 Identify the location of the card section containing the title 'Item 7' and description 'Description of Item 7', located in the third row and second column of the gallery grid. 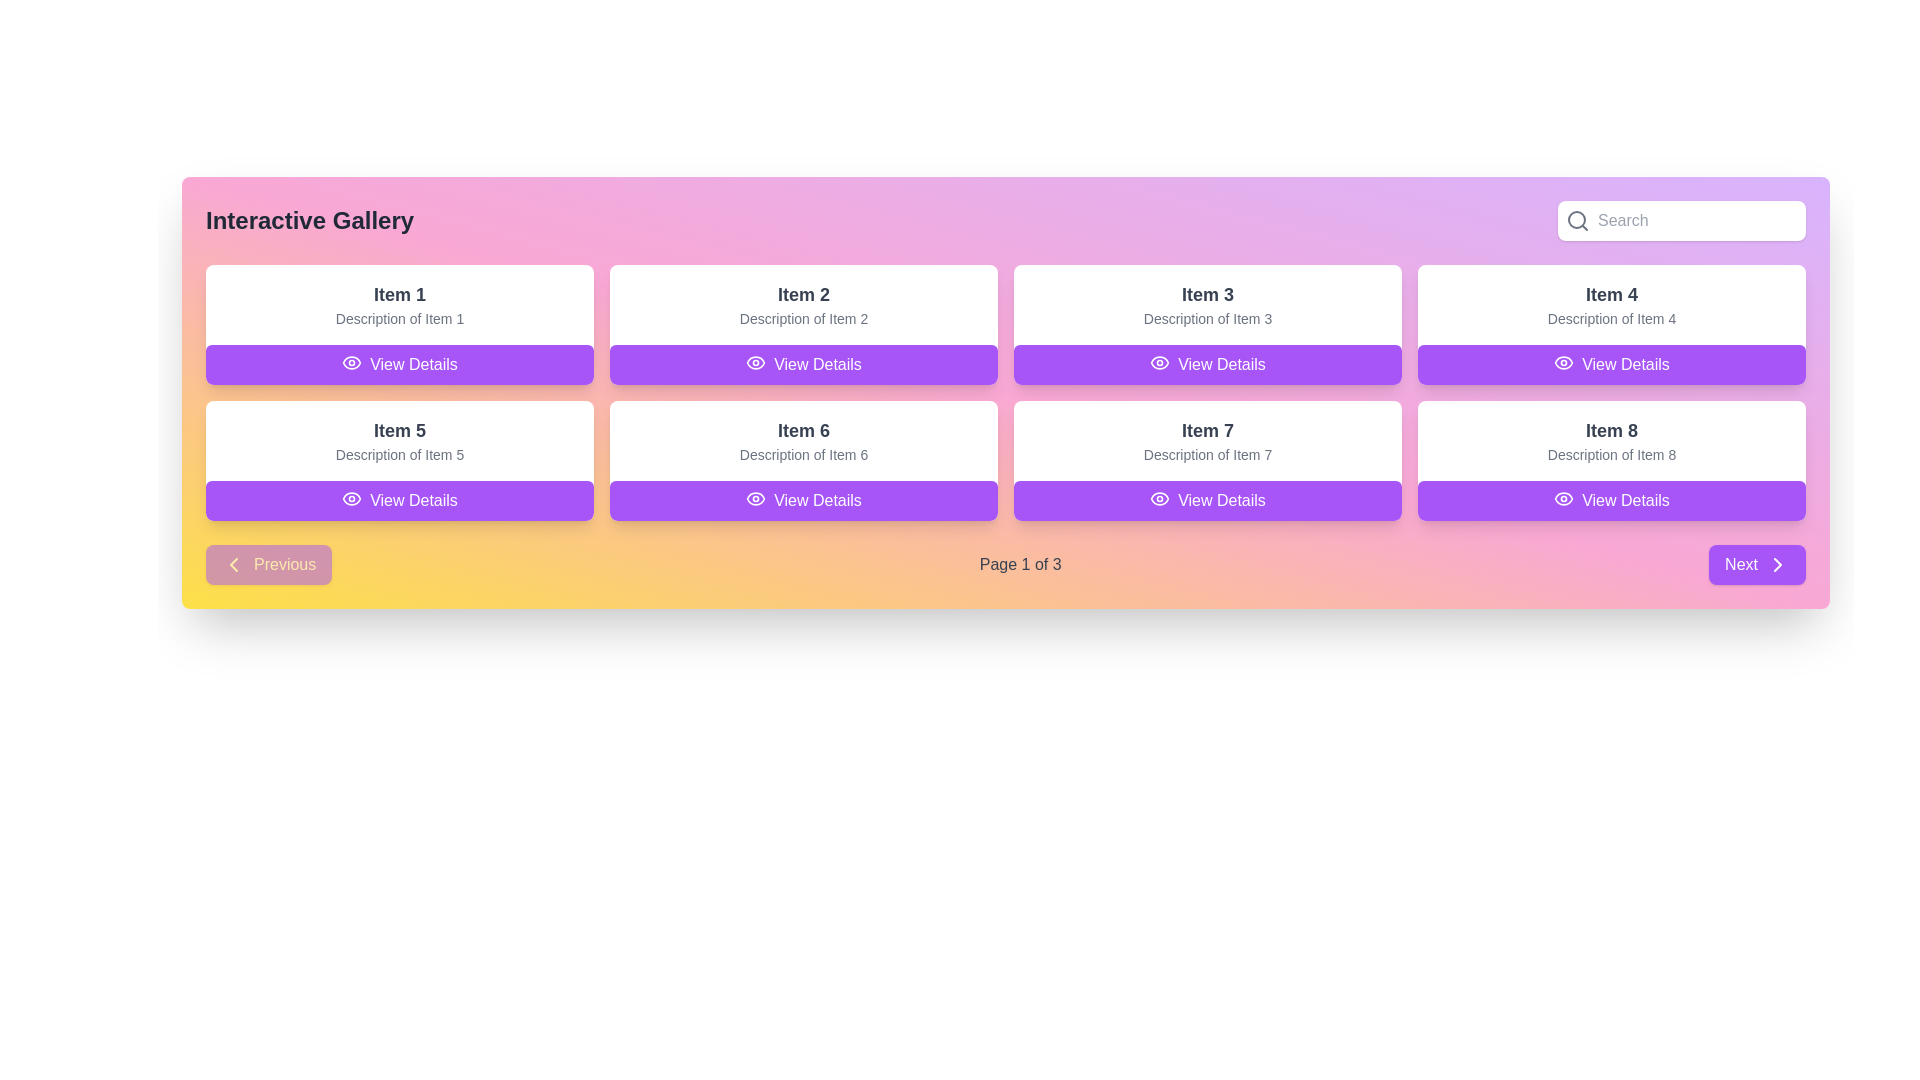
(1207, 439).